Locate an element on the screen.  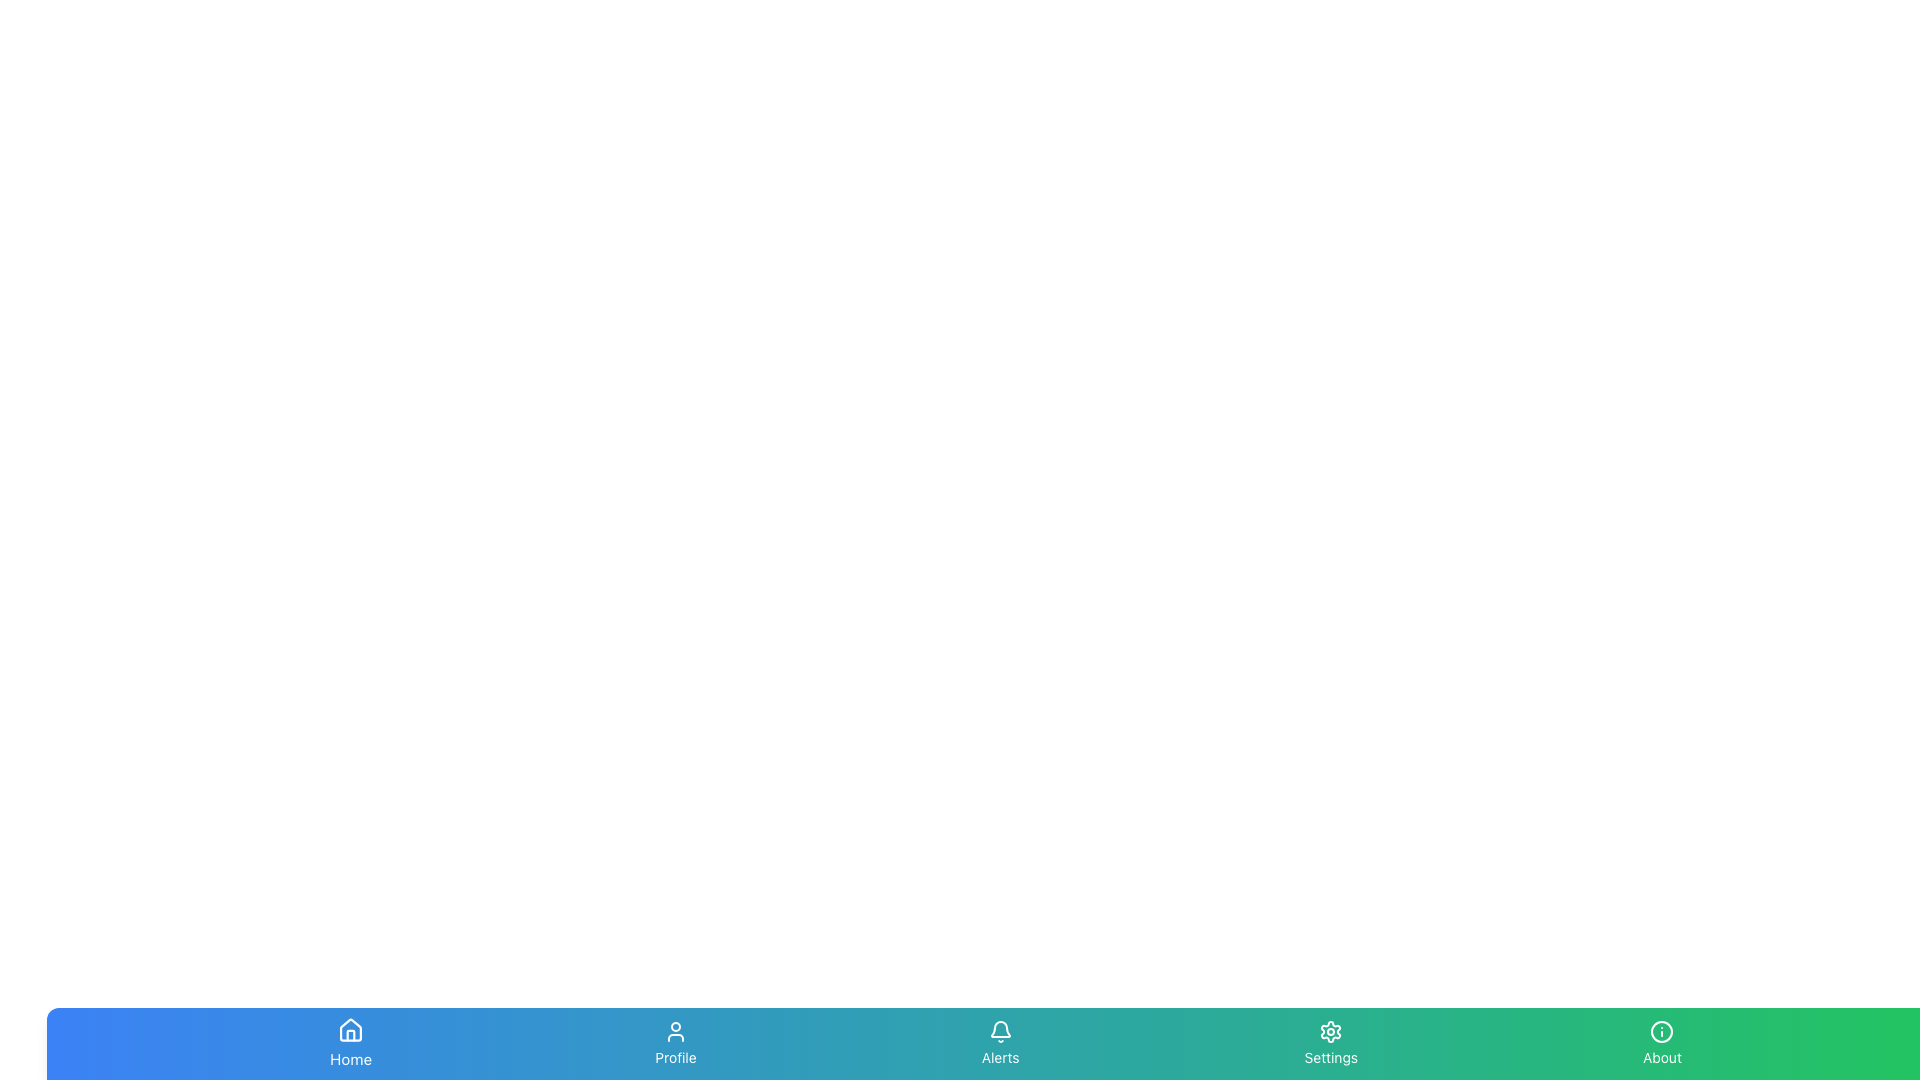
the 'Alerts' text label located in the navigation bar below the bell icon, which is centered among other items such as 'Profile' and 'Settings' is located at coordinates (1000, 1056).